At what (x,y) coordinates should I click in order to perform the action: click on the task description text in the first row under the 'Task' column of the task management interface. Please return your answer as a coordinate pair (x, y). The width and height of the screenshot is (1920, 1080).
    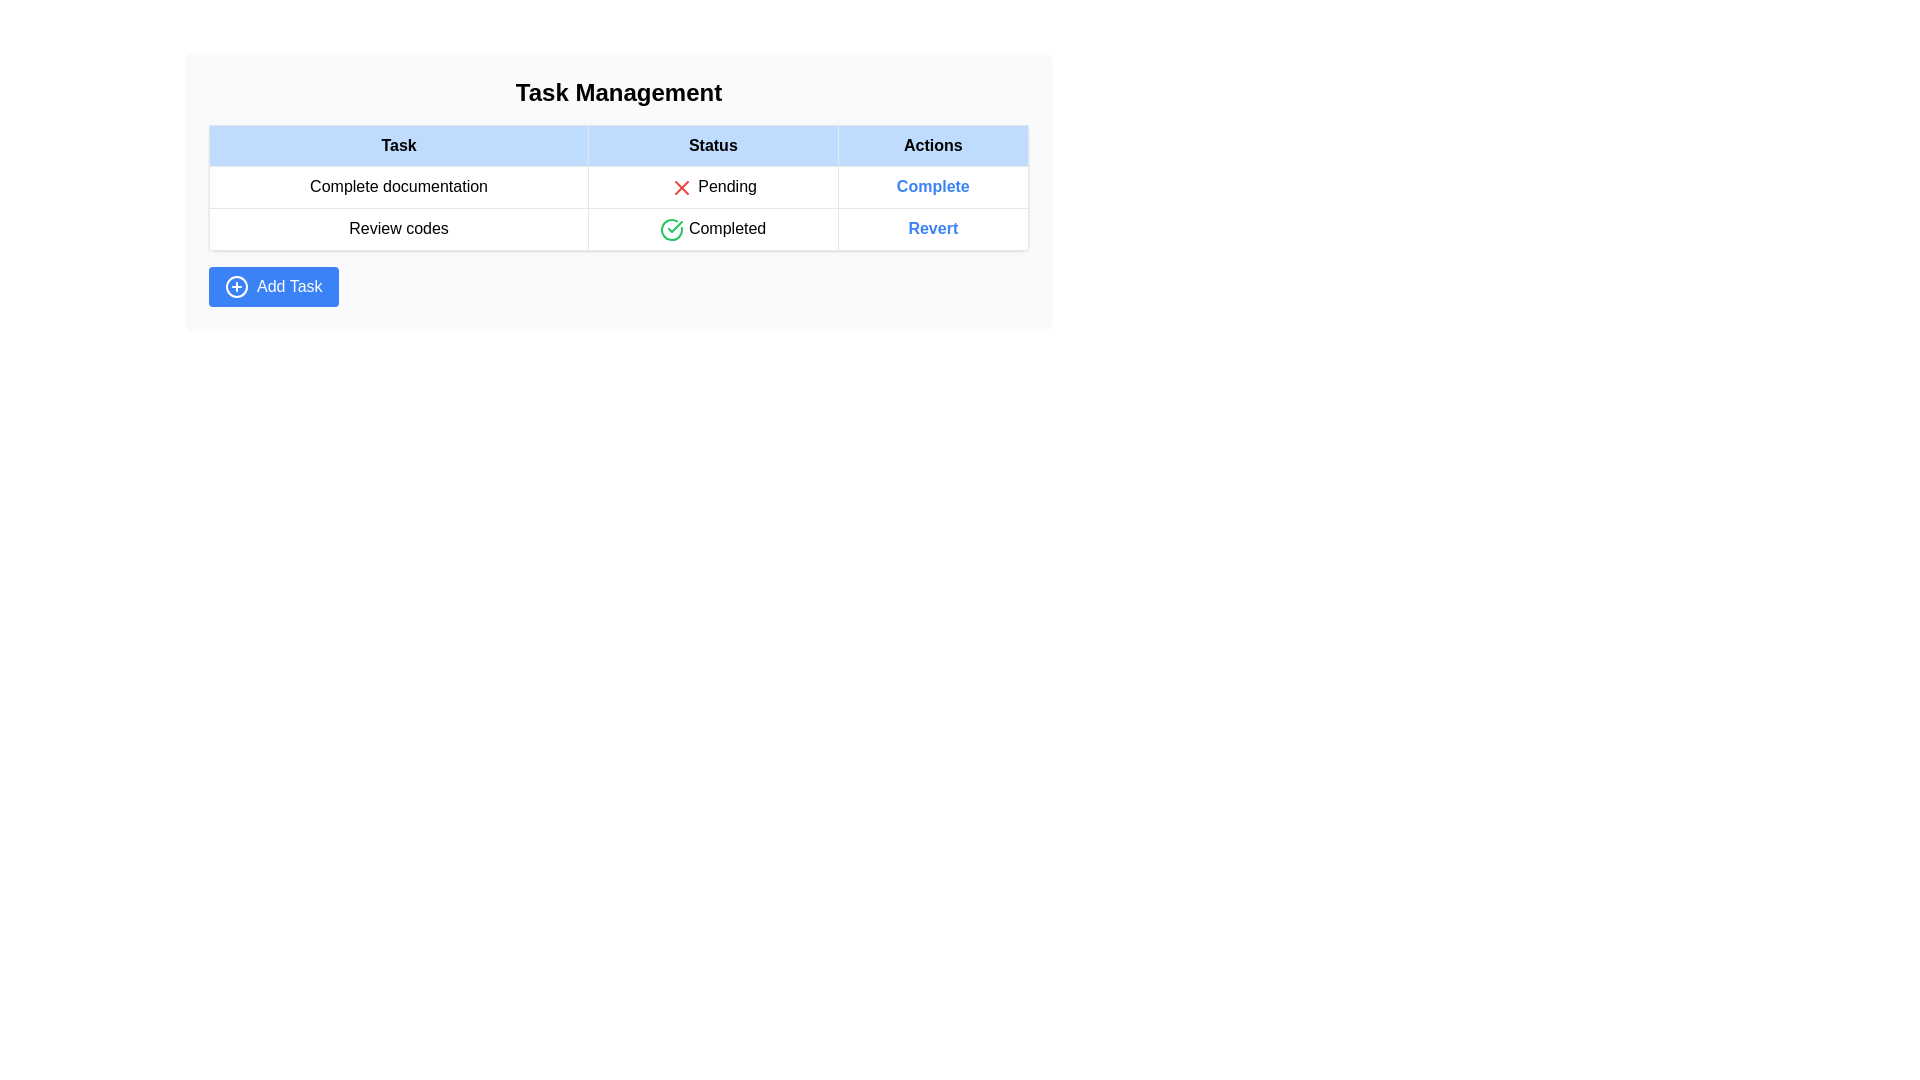
    Looking at the image, I should click on (398, 187).